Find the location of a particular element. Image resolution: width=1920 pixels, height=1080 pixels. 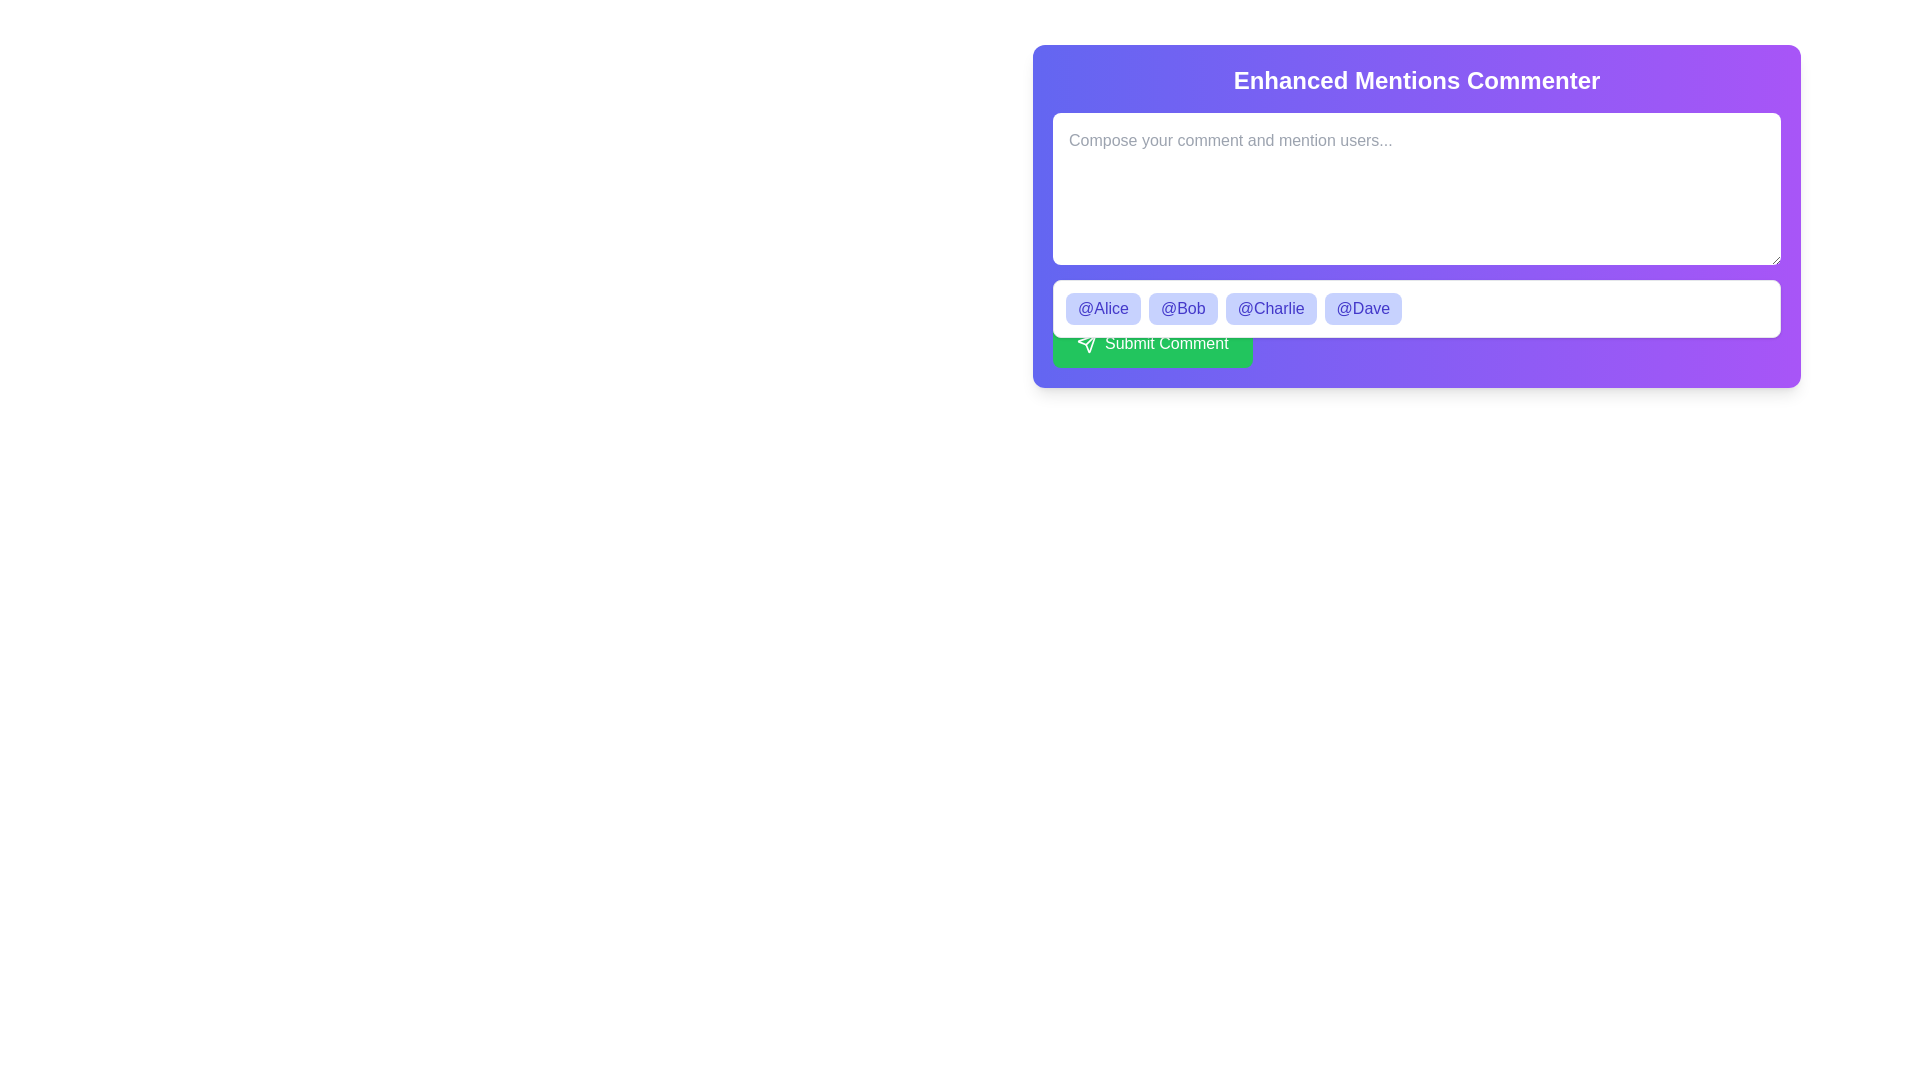

the informational text that reads 'You can mention team members in your comment.' which is displayed in a small white font on a vibrant purple background, located between a smiley face icon and a list of mentionable user icons is located at coordinates (1240, 300).